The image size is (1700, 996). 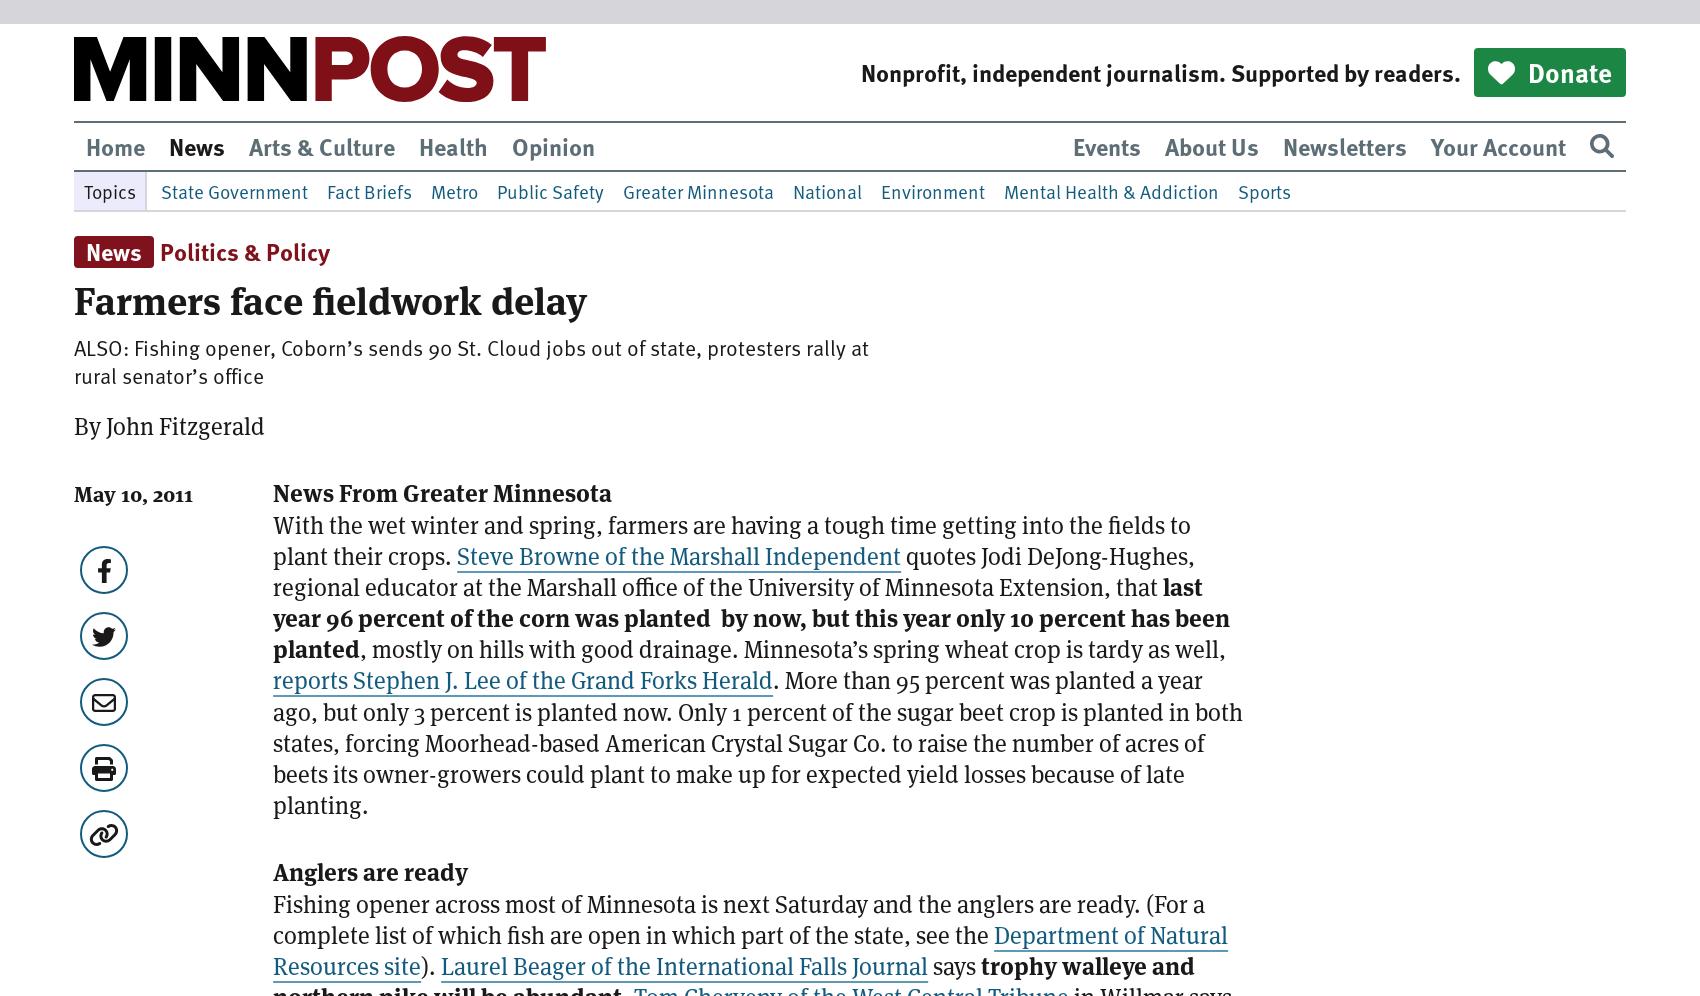 I want to click on 'Newsletters', so click(x=1344, y=144).